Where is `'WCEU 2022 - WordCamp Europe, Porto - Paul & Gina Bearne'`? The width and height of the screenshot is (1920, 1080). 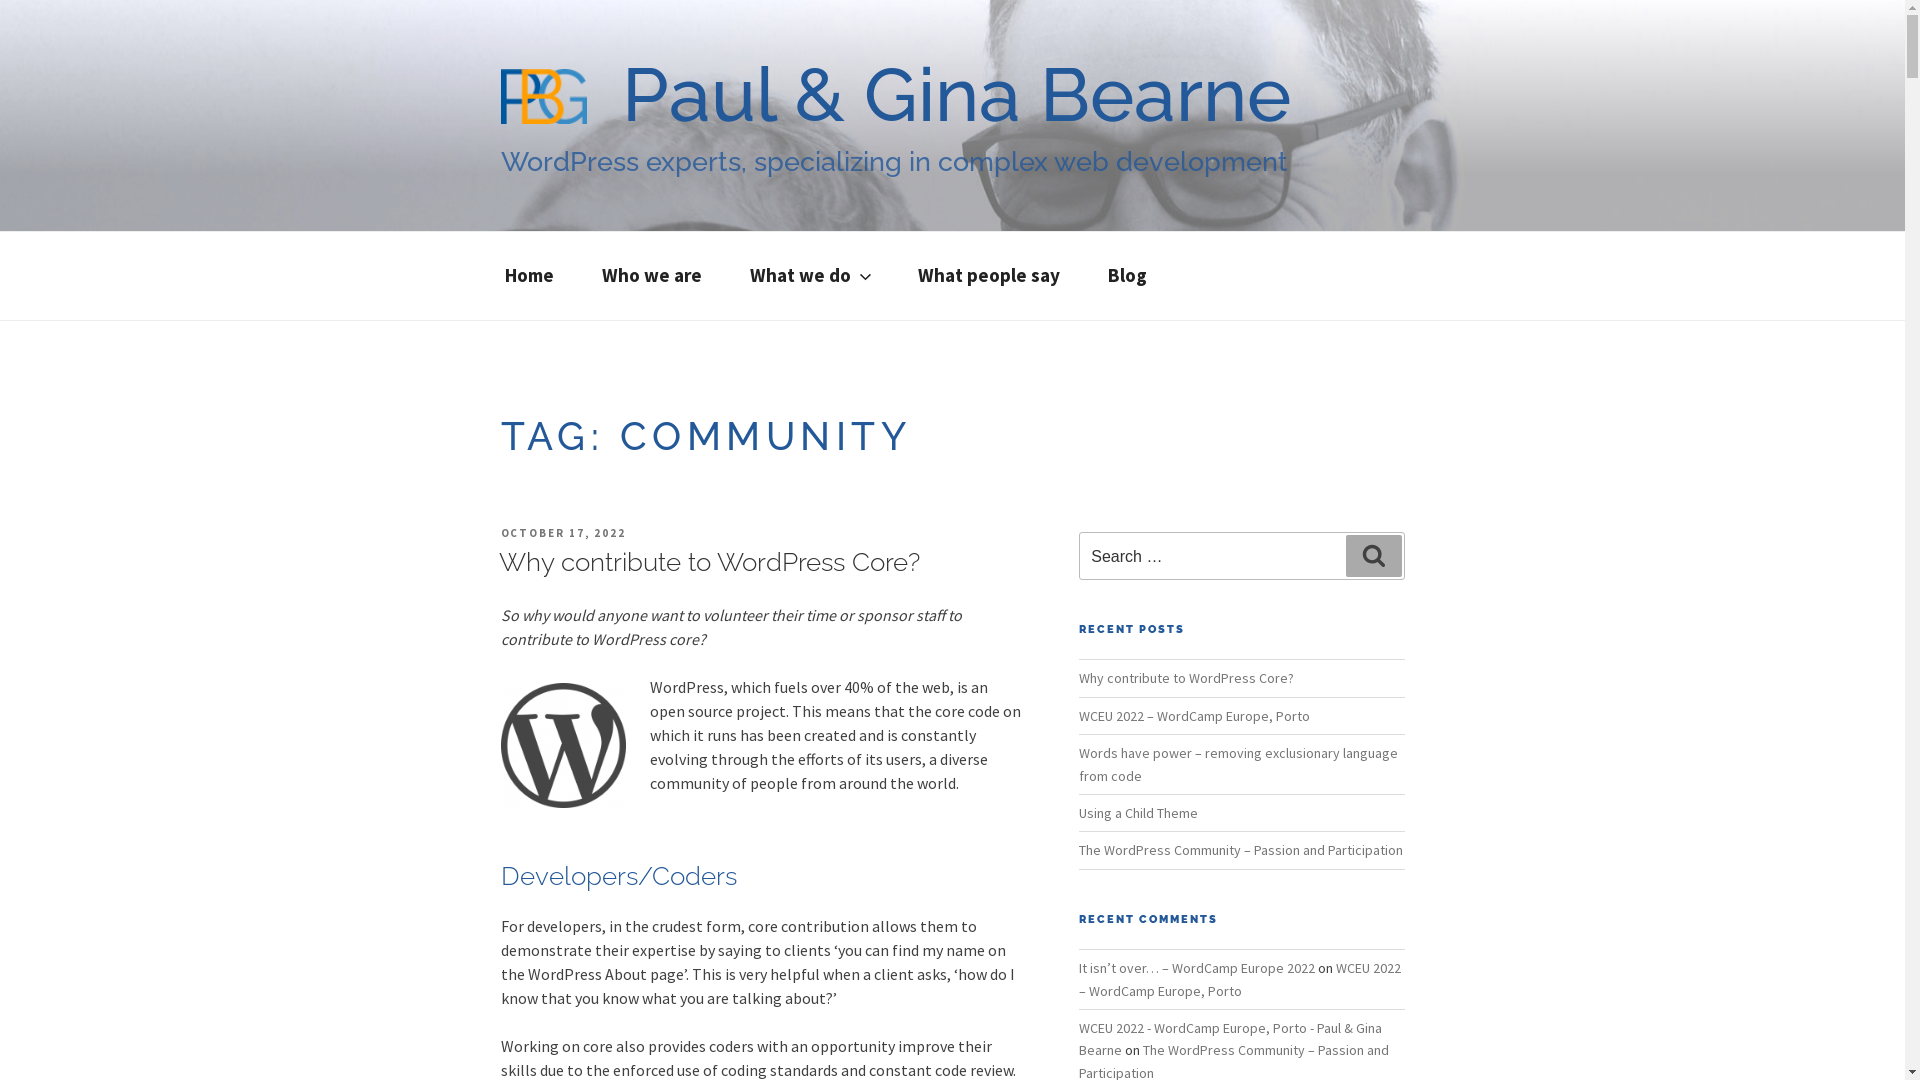
'WCEU 2022 - WordCamp Europe, Porto - Paul & Gina Bearne' is located at coordinates (1229, 1037).